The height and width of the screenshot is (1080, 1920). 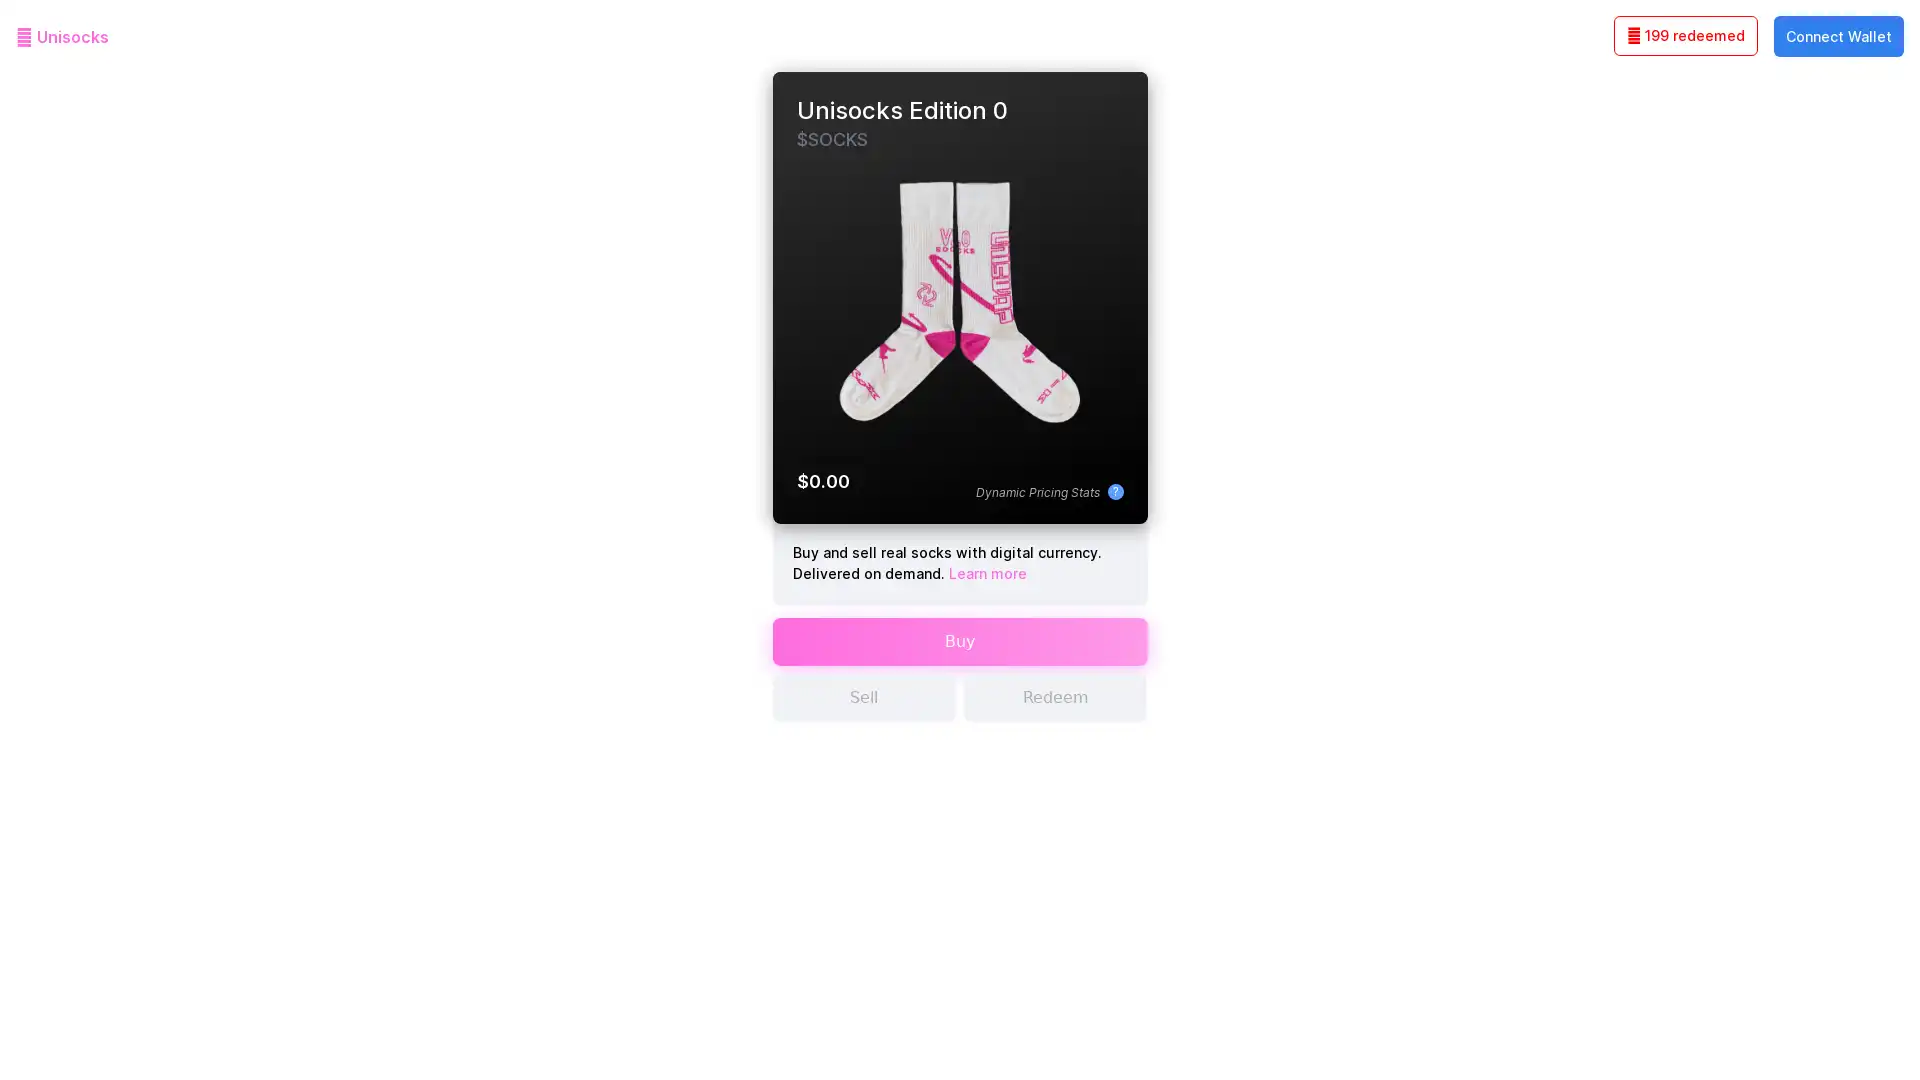 I want to click on Sell, so click(x=864, y=712).